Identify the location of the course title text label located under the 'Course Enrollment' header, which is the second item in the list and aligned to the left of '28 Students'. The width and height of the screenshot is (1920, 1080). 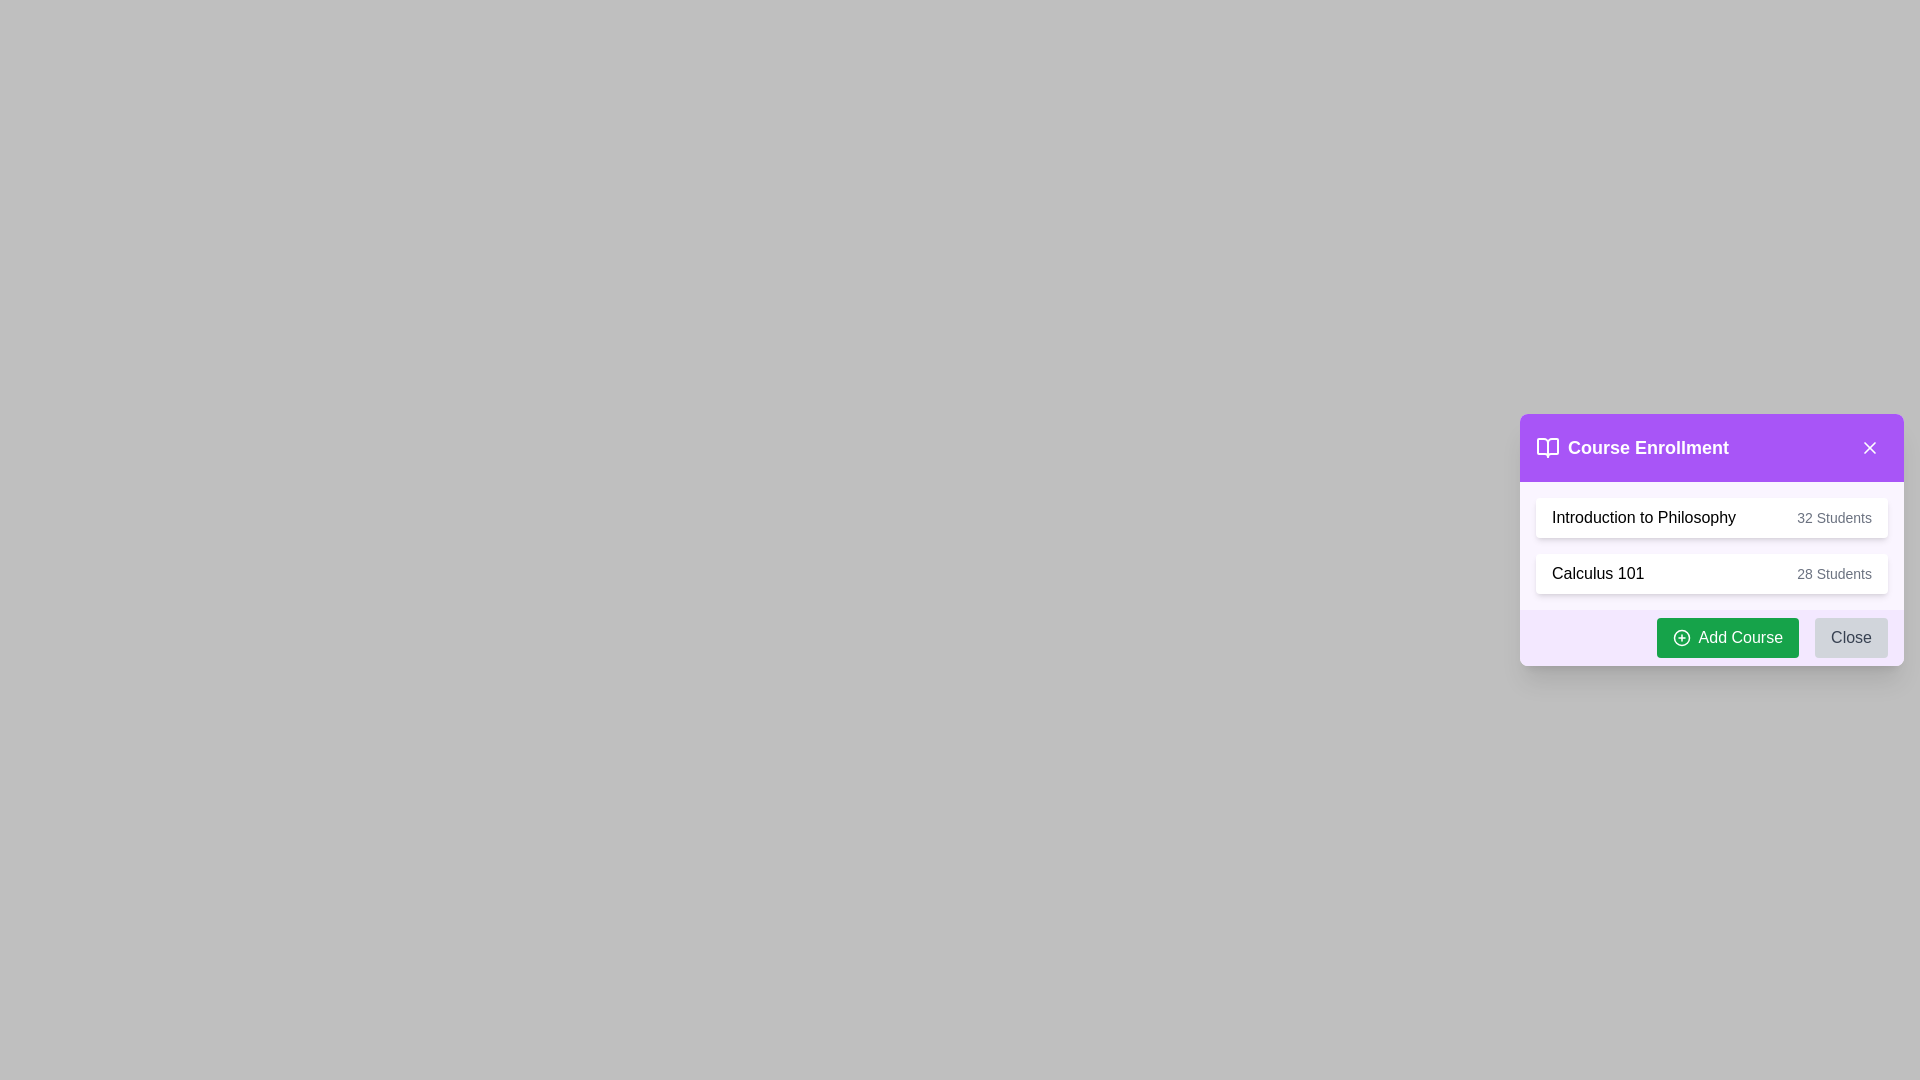
(1597, 574).